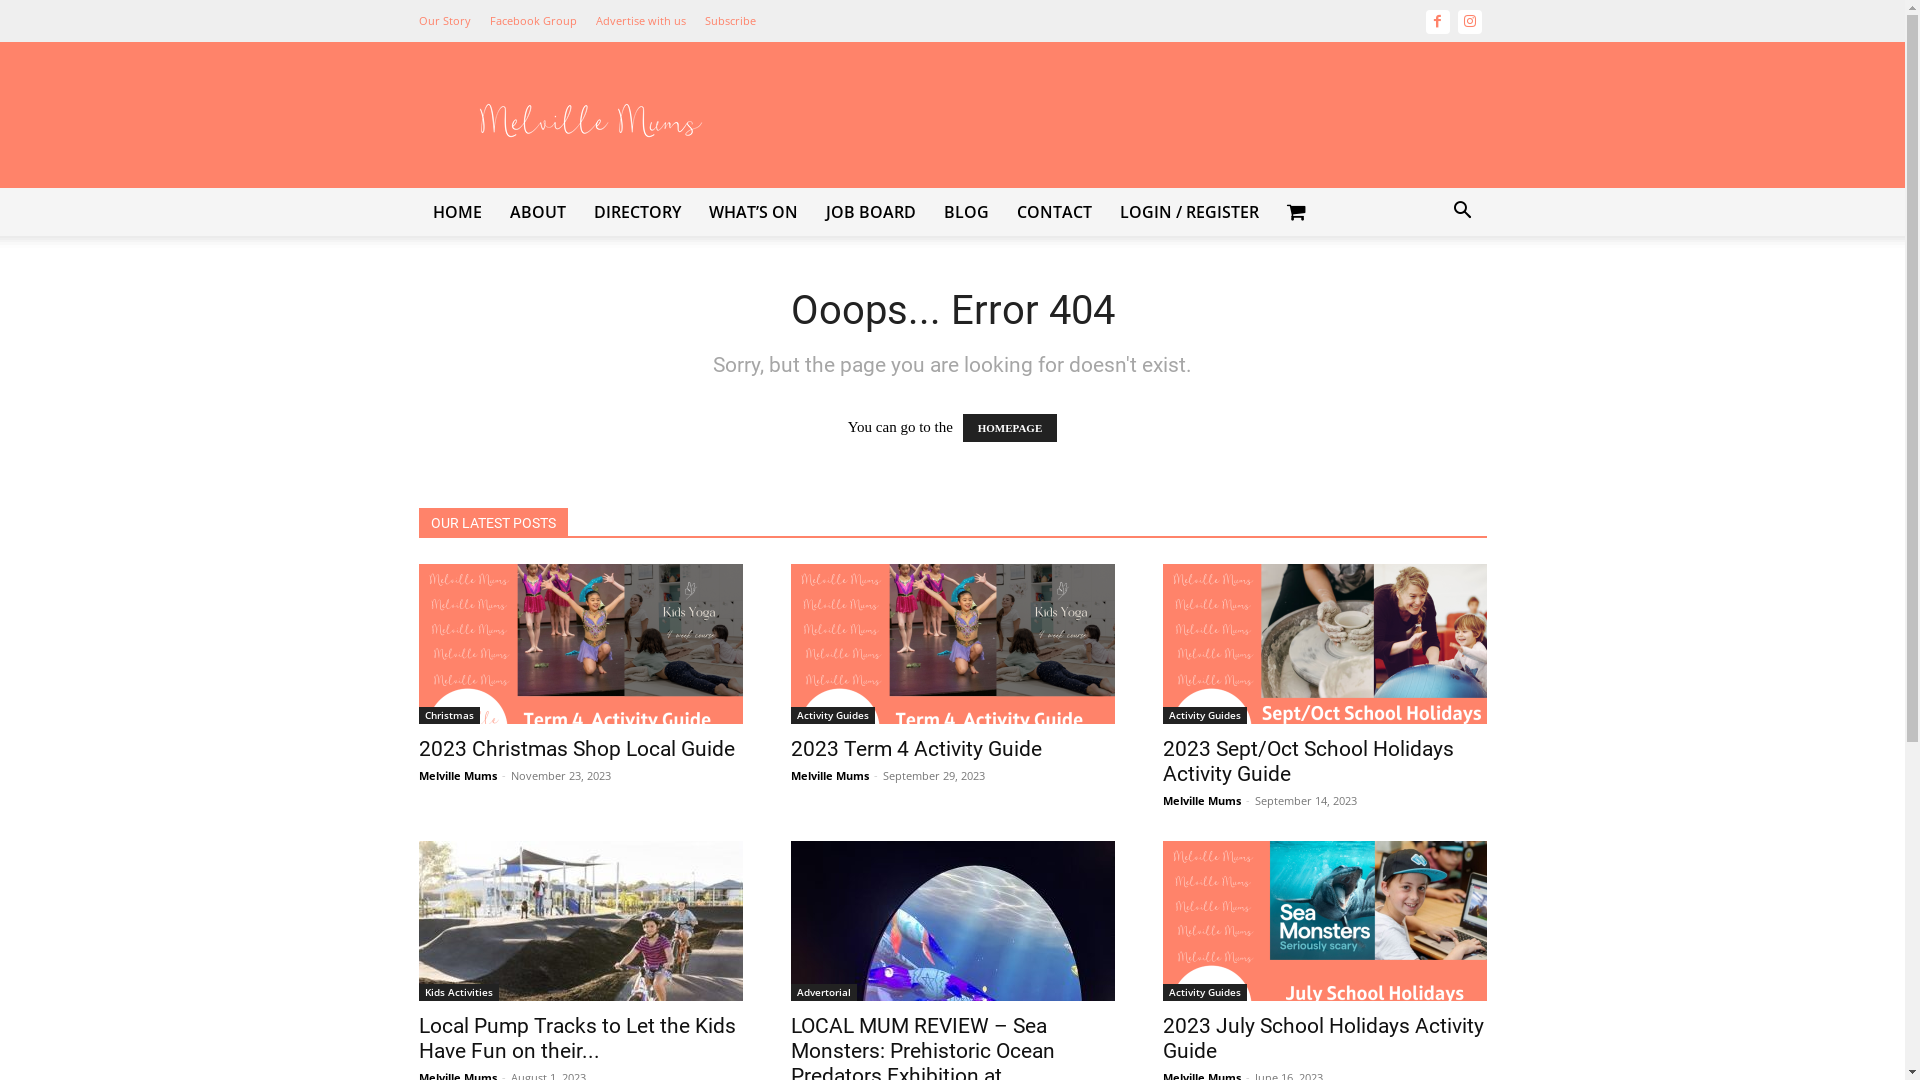  What do you see at coordinates (1324, 644) in the screenshot?
I see `'2023 Sept/Oct School Holidays Activity Guide'` at bounding box center [1324, 644].